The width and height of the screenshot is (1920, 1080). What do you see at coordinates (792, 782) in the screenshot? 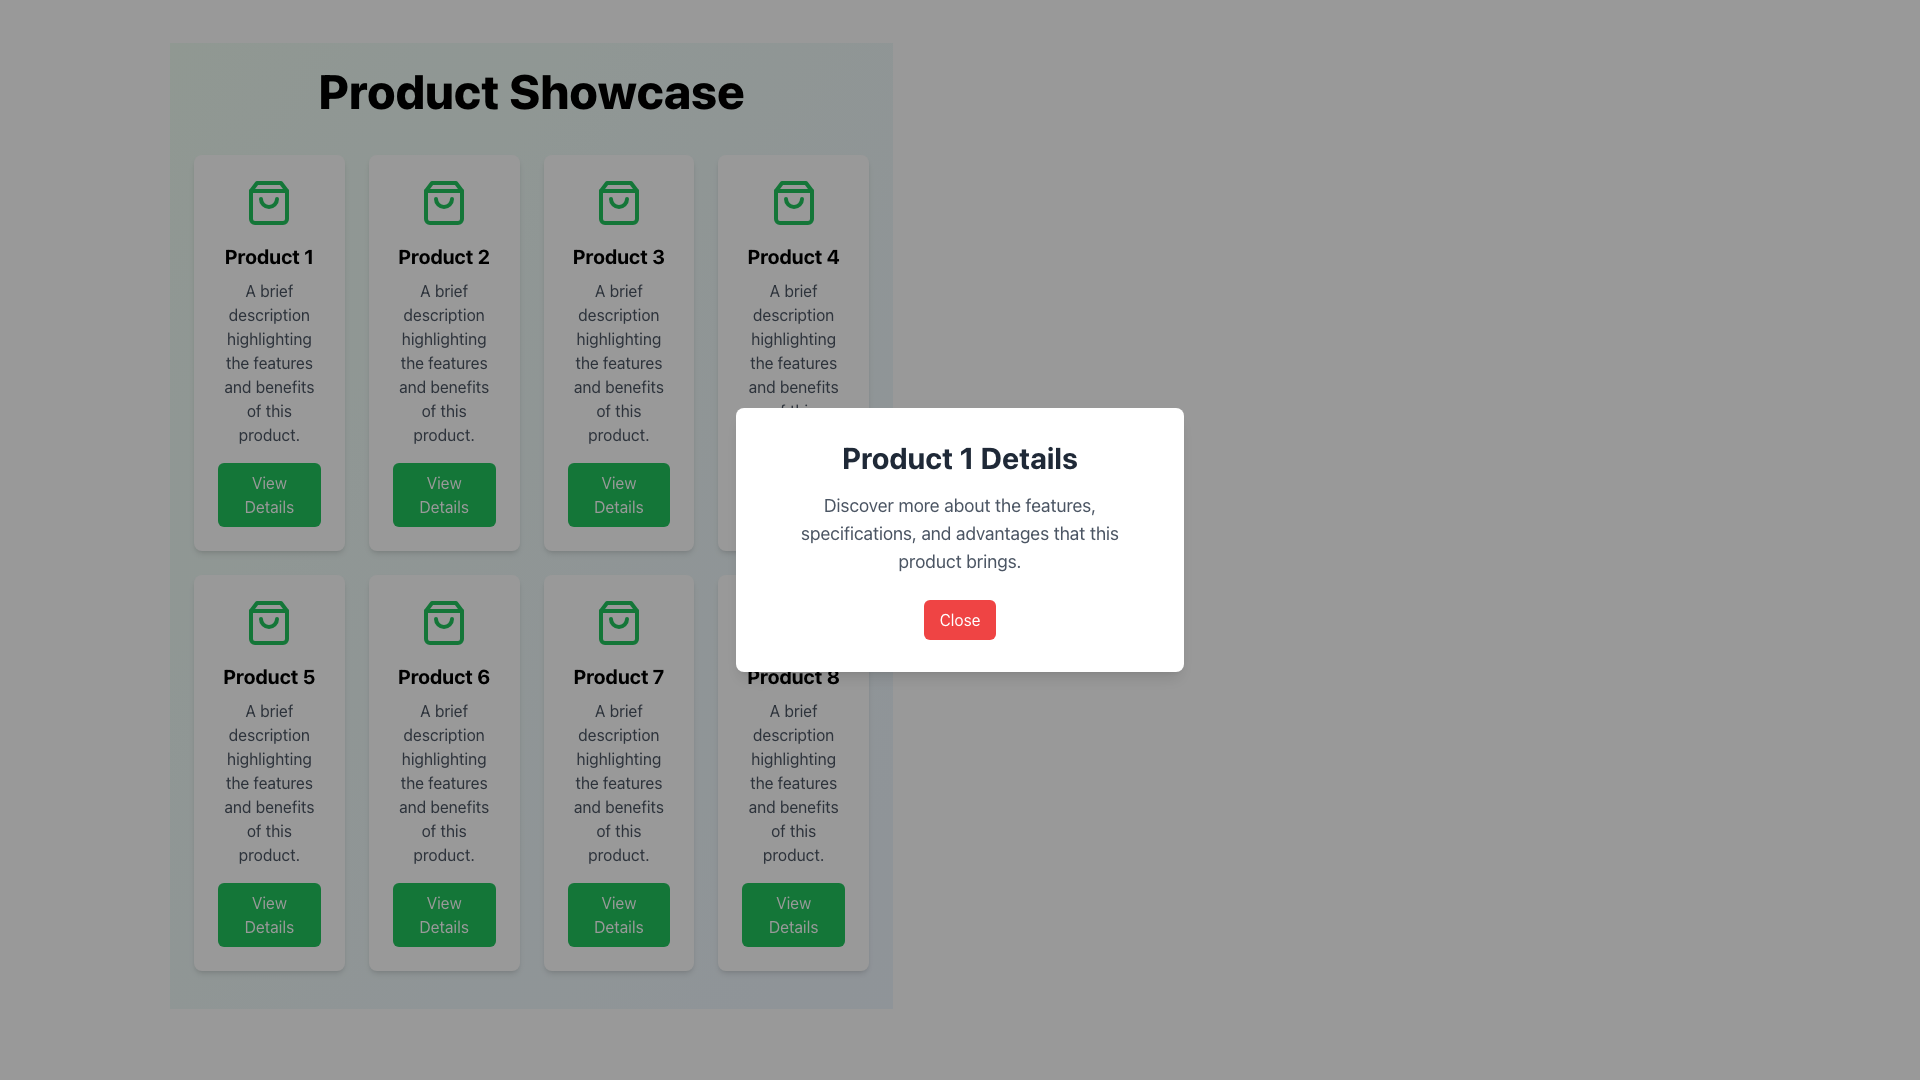
I see `the informational text block located within the card for 'Product 8', positioned below the title and above the 'View Details' button` at bounding box center [792, 782].